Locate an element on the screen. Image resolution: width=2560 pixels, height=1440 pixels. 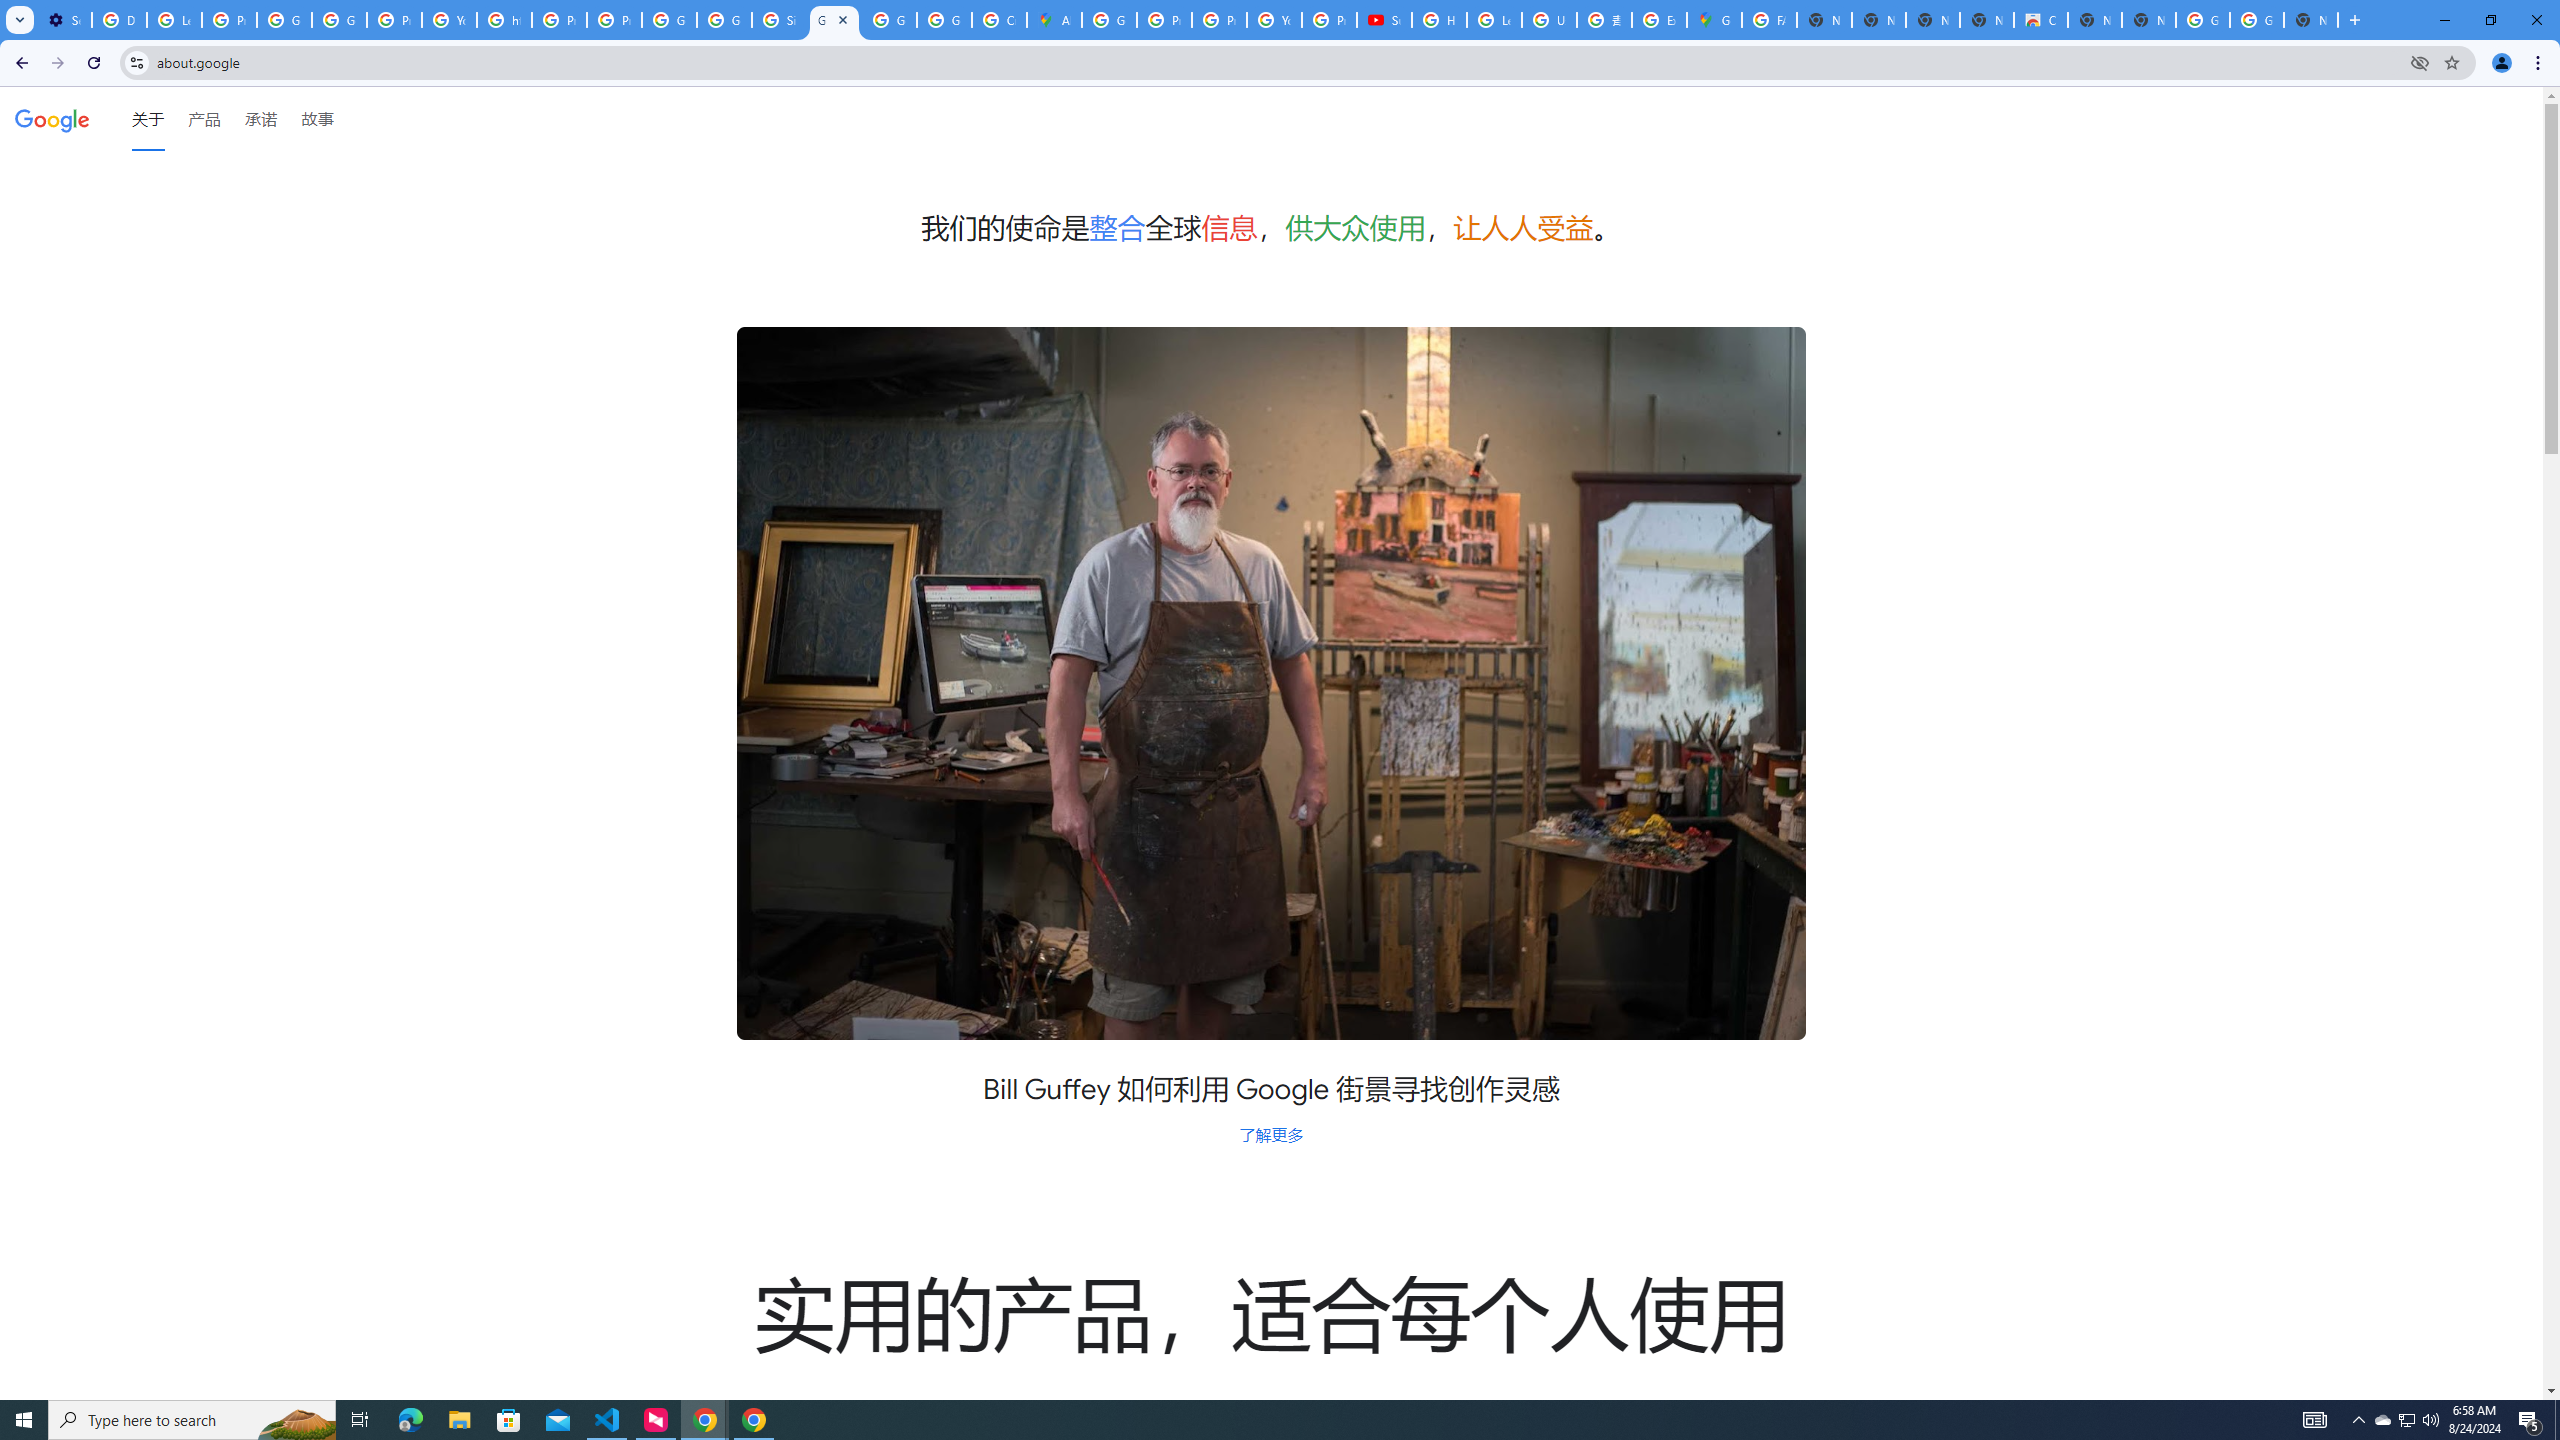
'Subscriptions - YouTube' is located at coordinates (1383, 19).